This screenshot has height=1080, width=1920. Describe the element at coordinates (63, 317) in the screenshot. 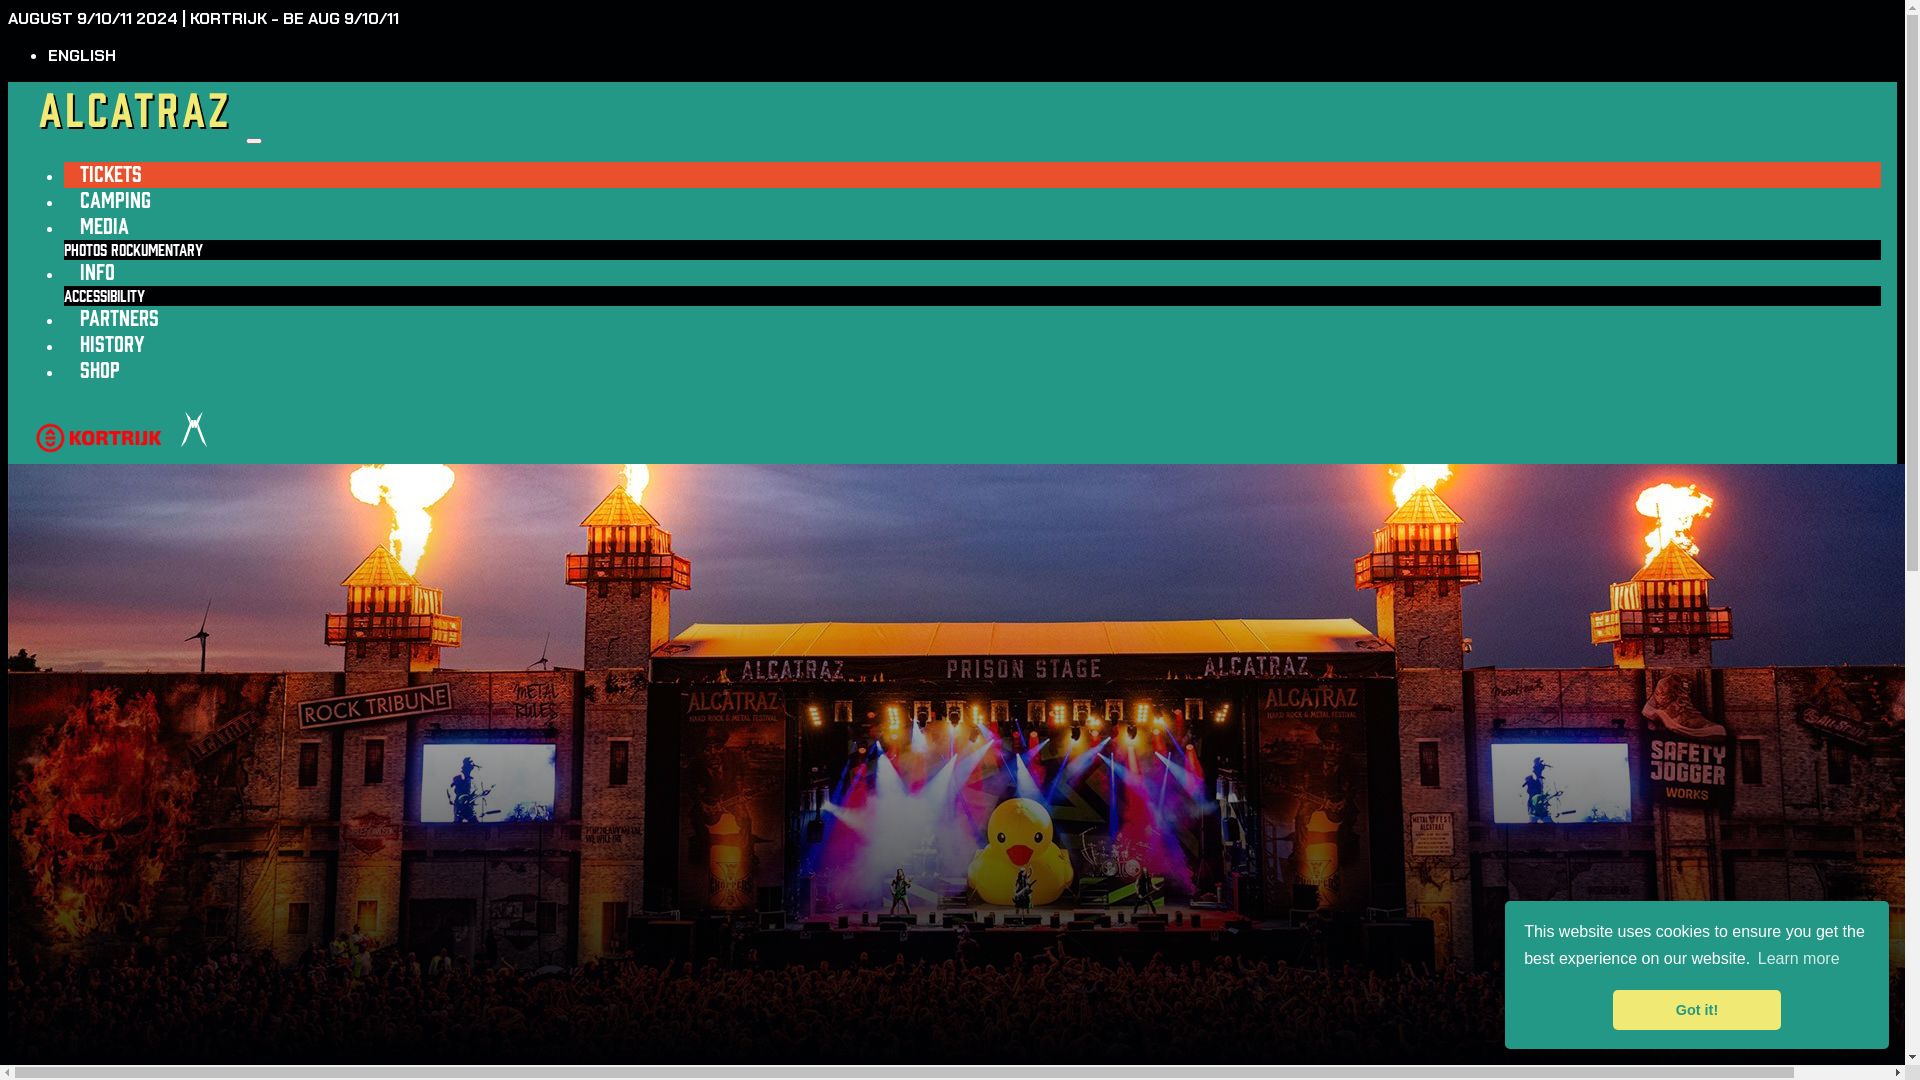

I see `'PARTNERS'` at that location.